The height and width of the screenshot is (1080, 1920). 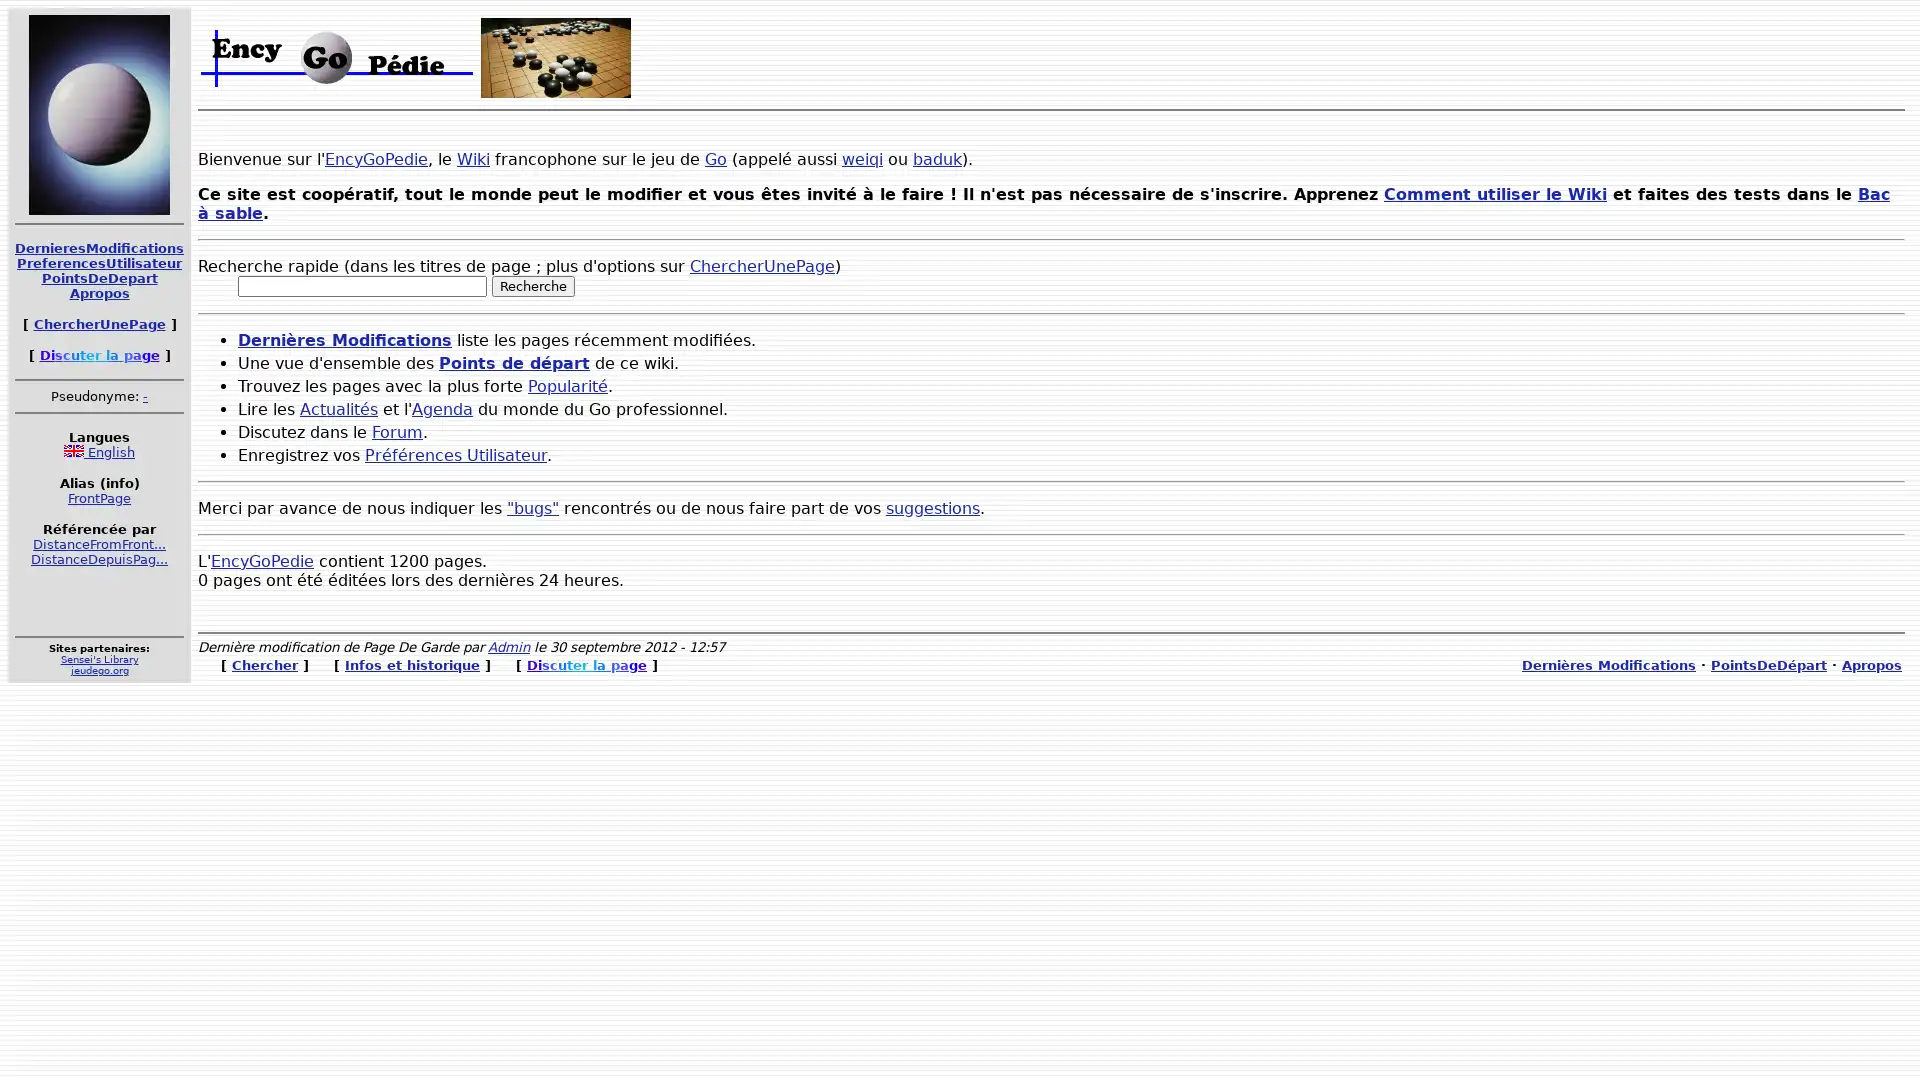 I want to click on Recherche, so click(x=533, y=286).